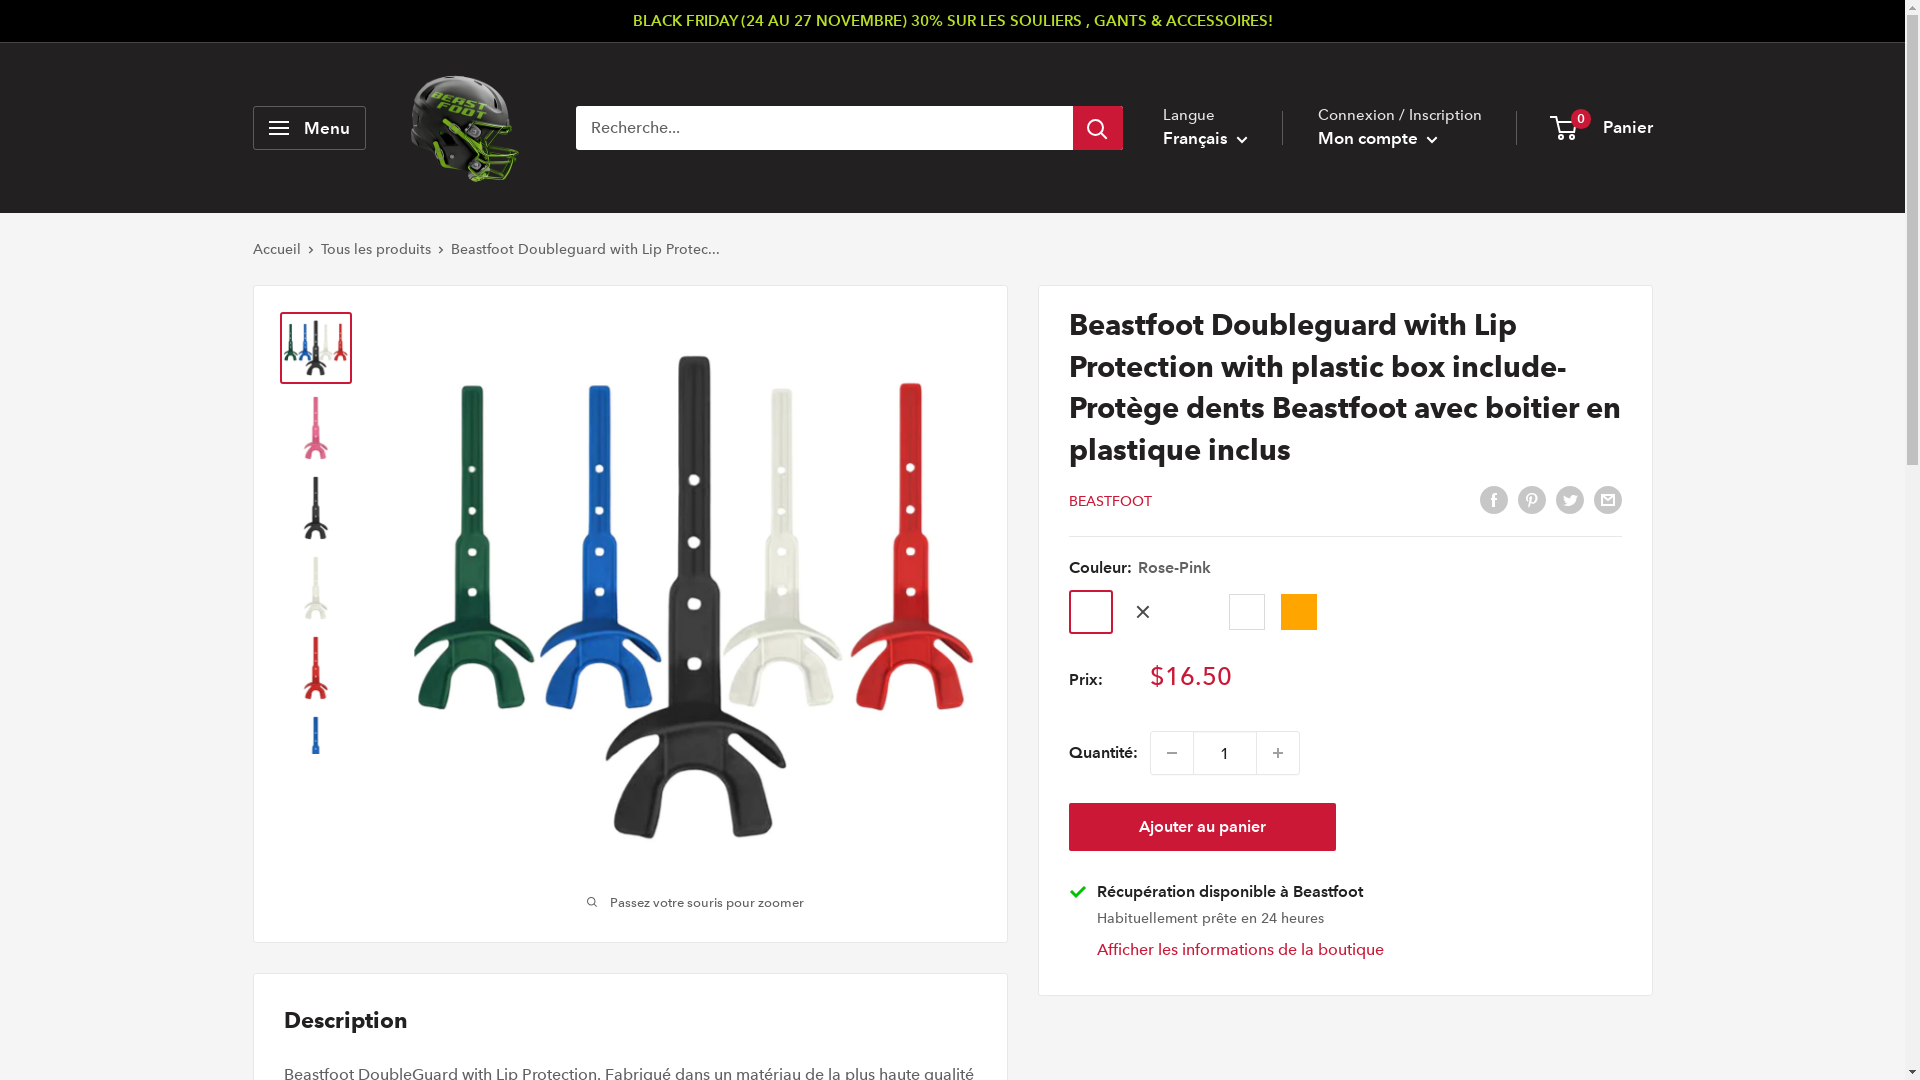  Describe the element at coordinates (1200, 826) in the screenshot. I see `'Ajouter au panier'` at that location.